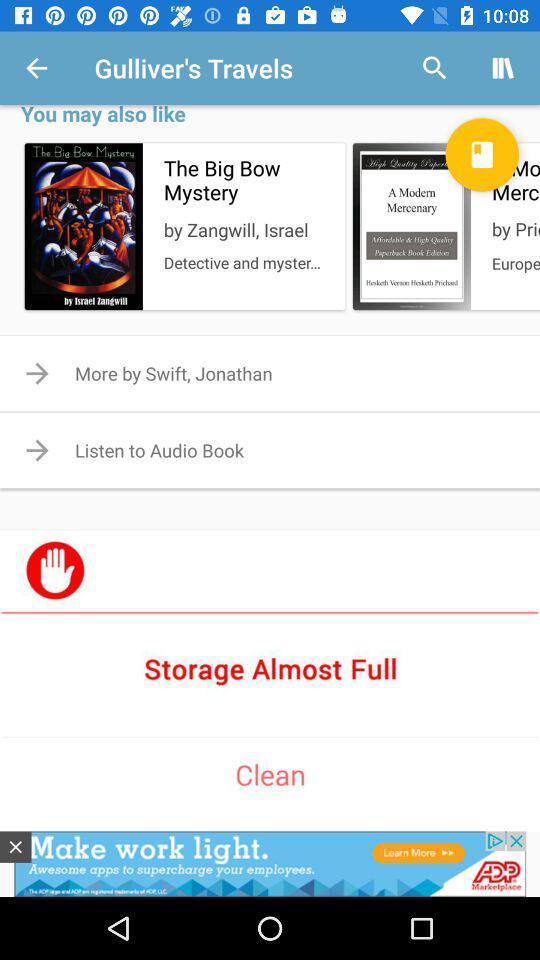 This screenshot has height=960, width=540. I want to click on the book icon, so click(481, 153).